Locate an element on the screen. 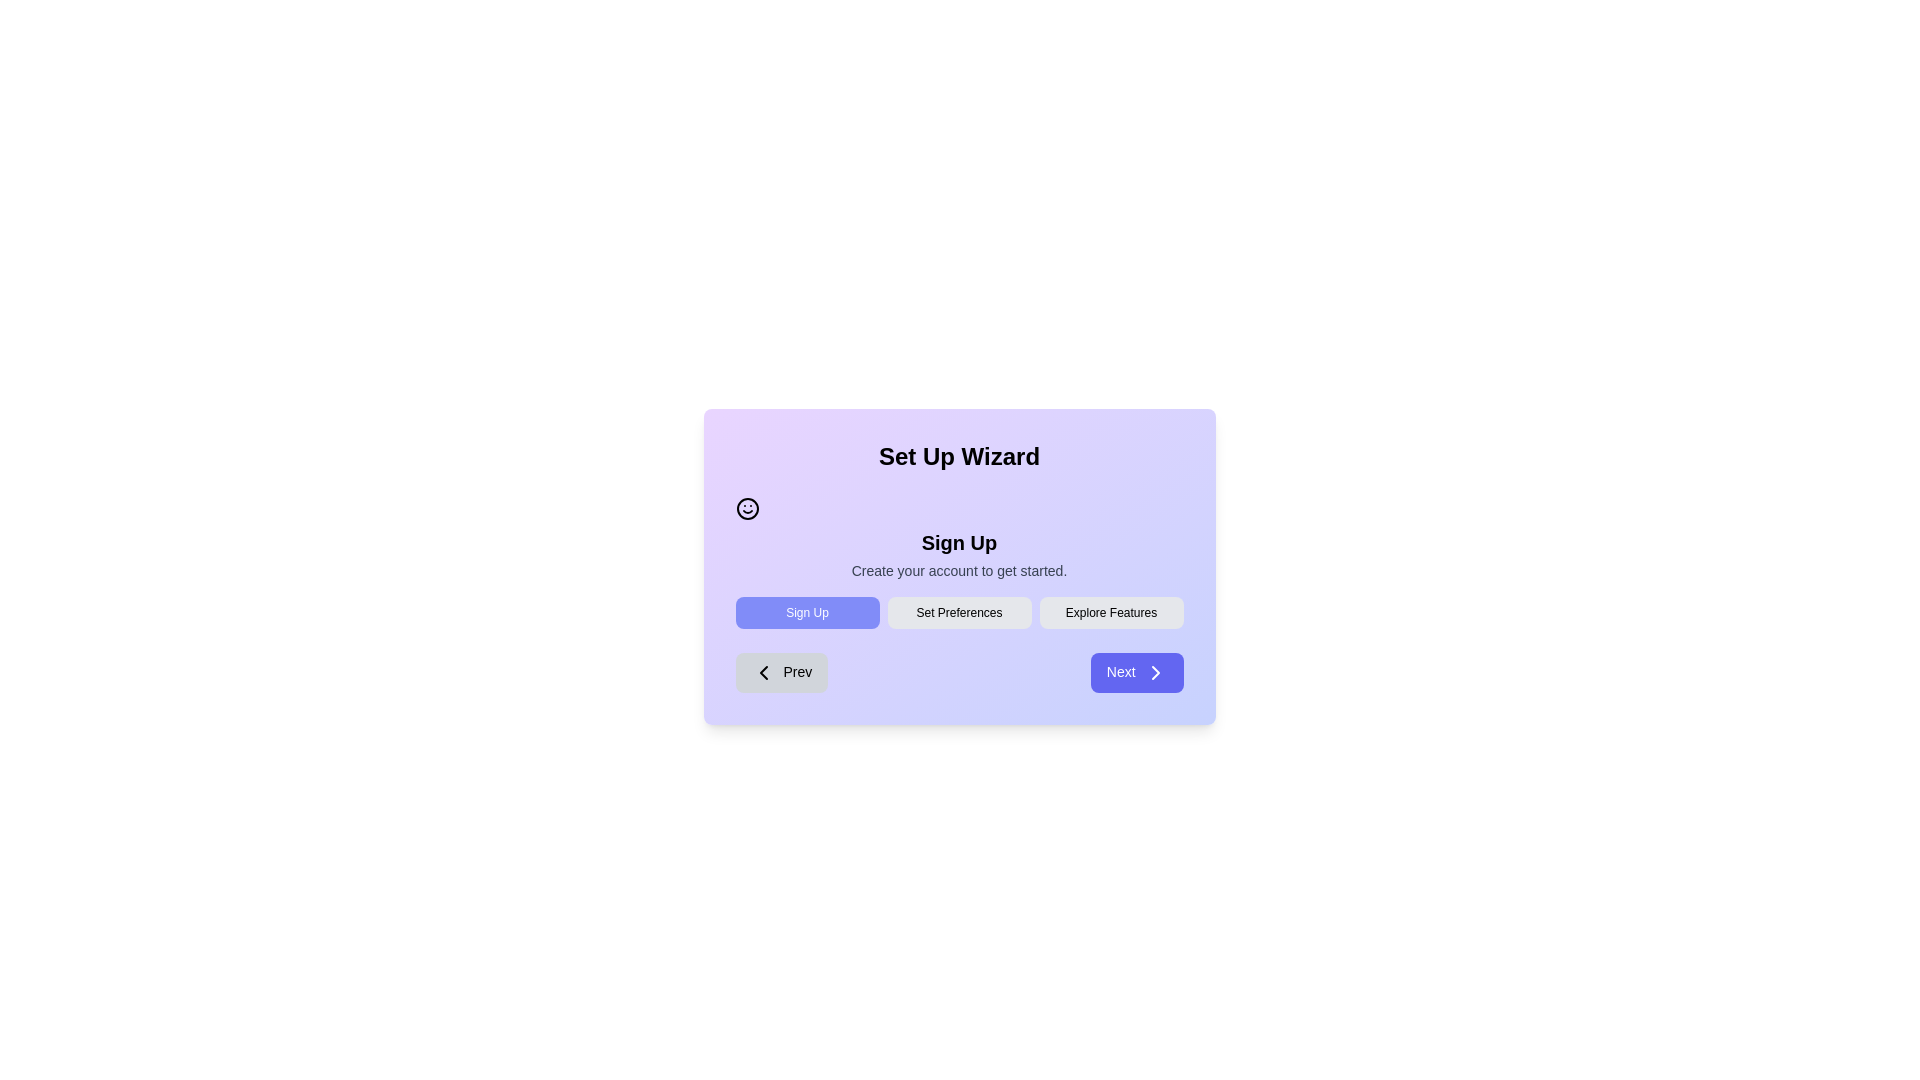 The image size is (1920, 1080). the second button in a sequence of three horizontally aligned buttons, positioned between the 'Sign Up' button and the 'Explore Features' button, to change its appearance is located at coordinates (958, 612).